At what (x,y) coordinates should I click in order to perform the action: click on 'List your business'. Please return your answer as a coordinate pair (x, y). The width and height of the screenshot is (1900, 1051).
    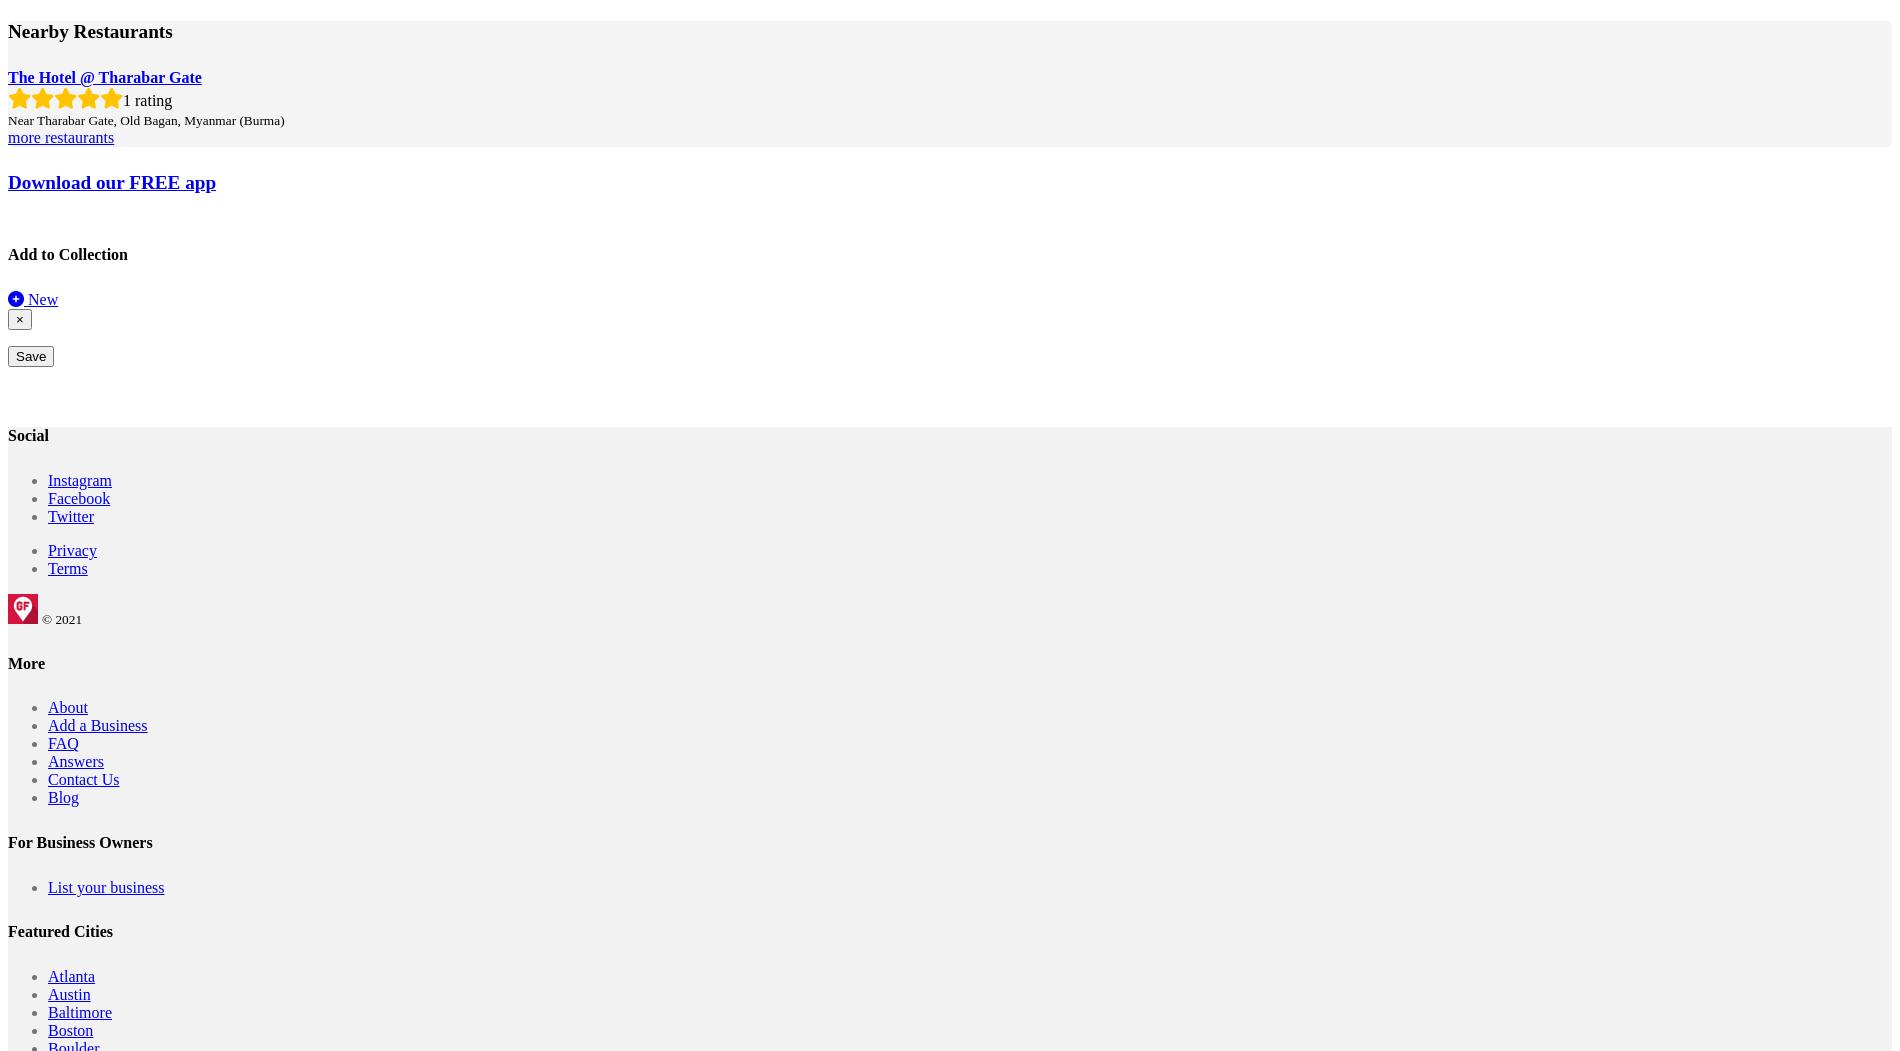
    Looking at the image, I should click on (48, 885).